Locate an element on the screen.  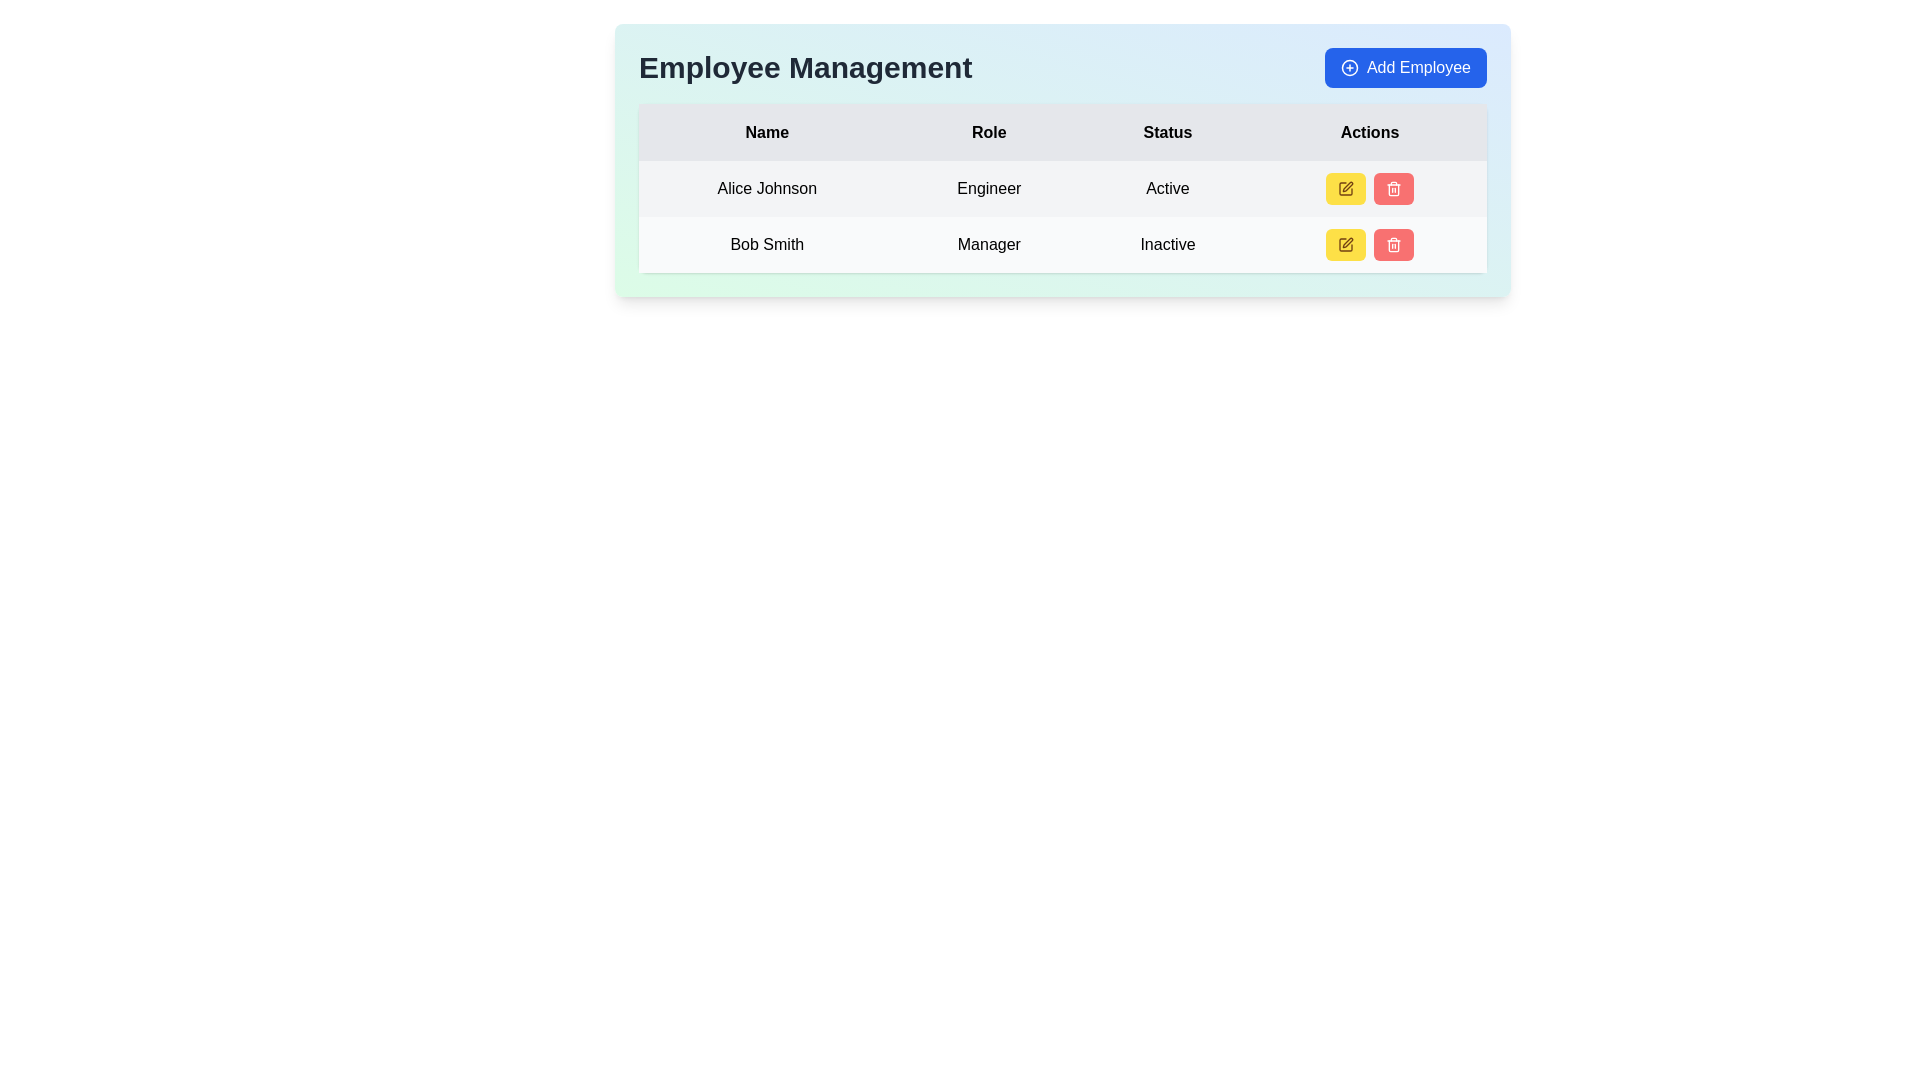
the Trash Can icon located in the rightmost action column of the second row under the 'Employee Management' header is located at coordinates (1392, 190).